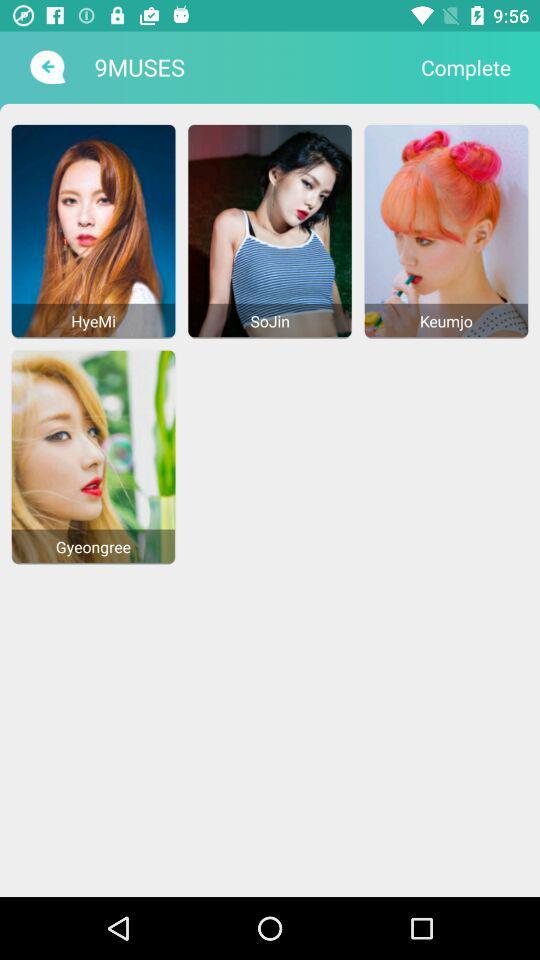  What do you see at coordinates (45, 67) in the screenshot?
I see `the arrow_backward icon` at bounding box center [45, 67].